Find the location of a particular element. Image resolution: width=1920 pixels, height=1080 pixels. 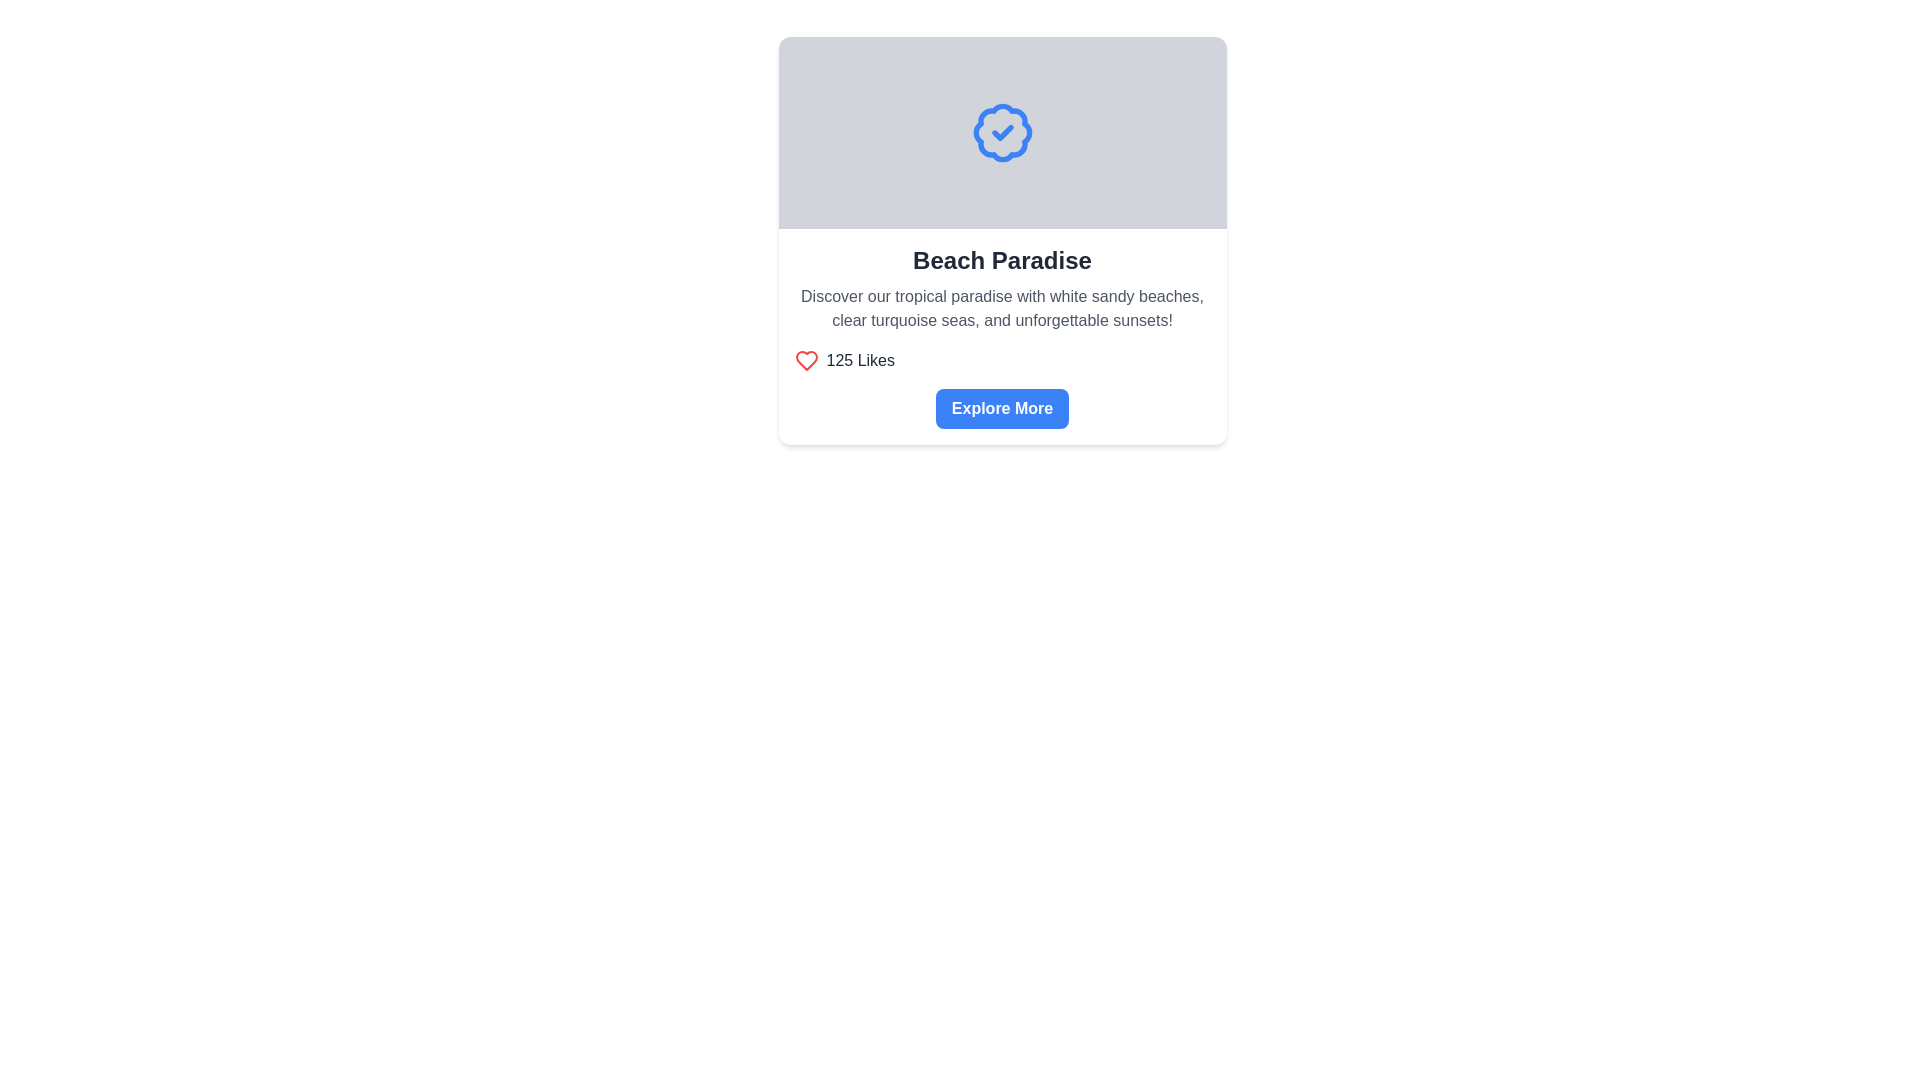

the Header text element, which serves as the title of the card and is positioned at the top section of the card, directly under a graphical representation is located at coordinates (1002, 260).